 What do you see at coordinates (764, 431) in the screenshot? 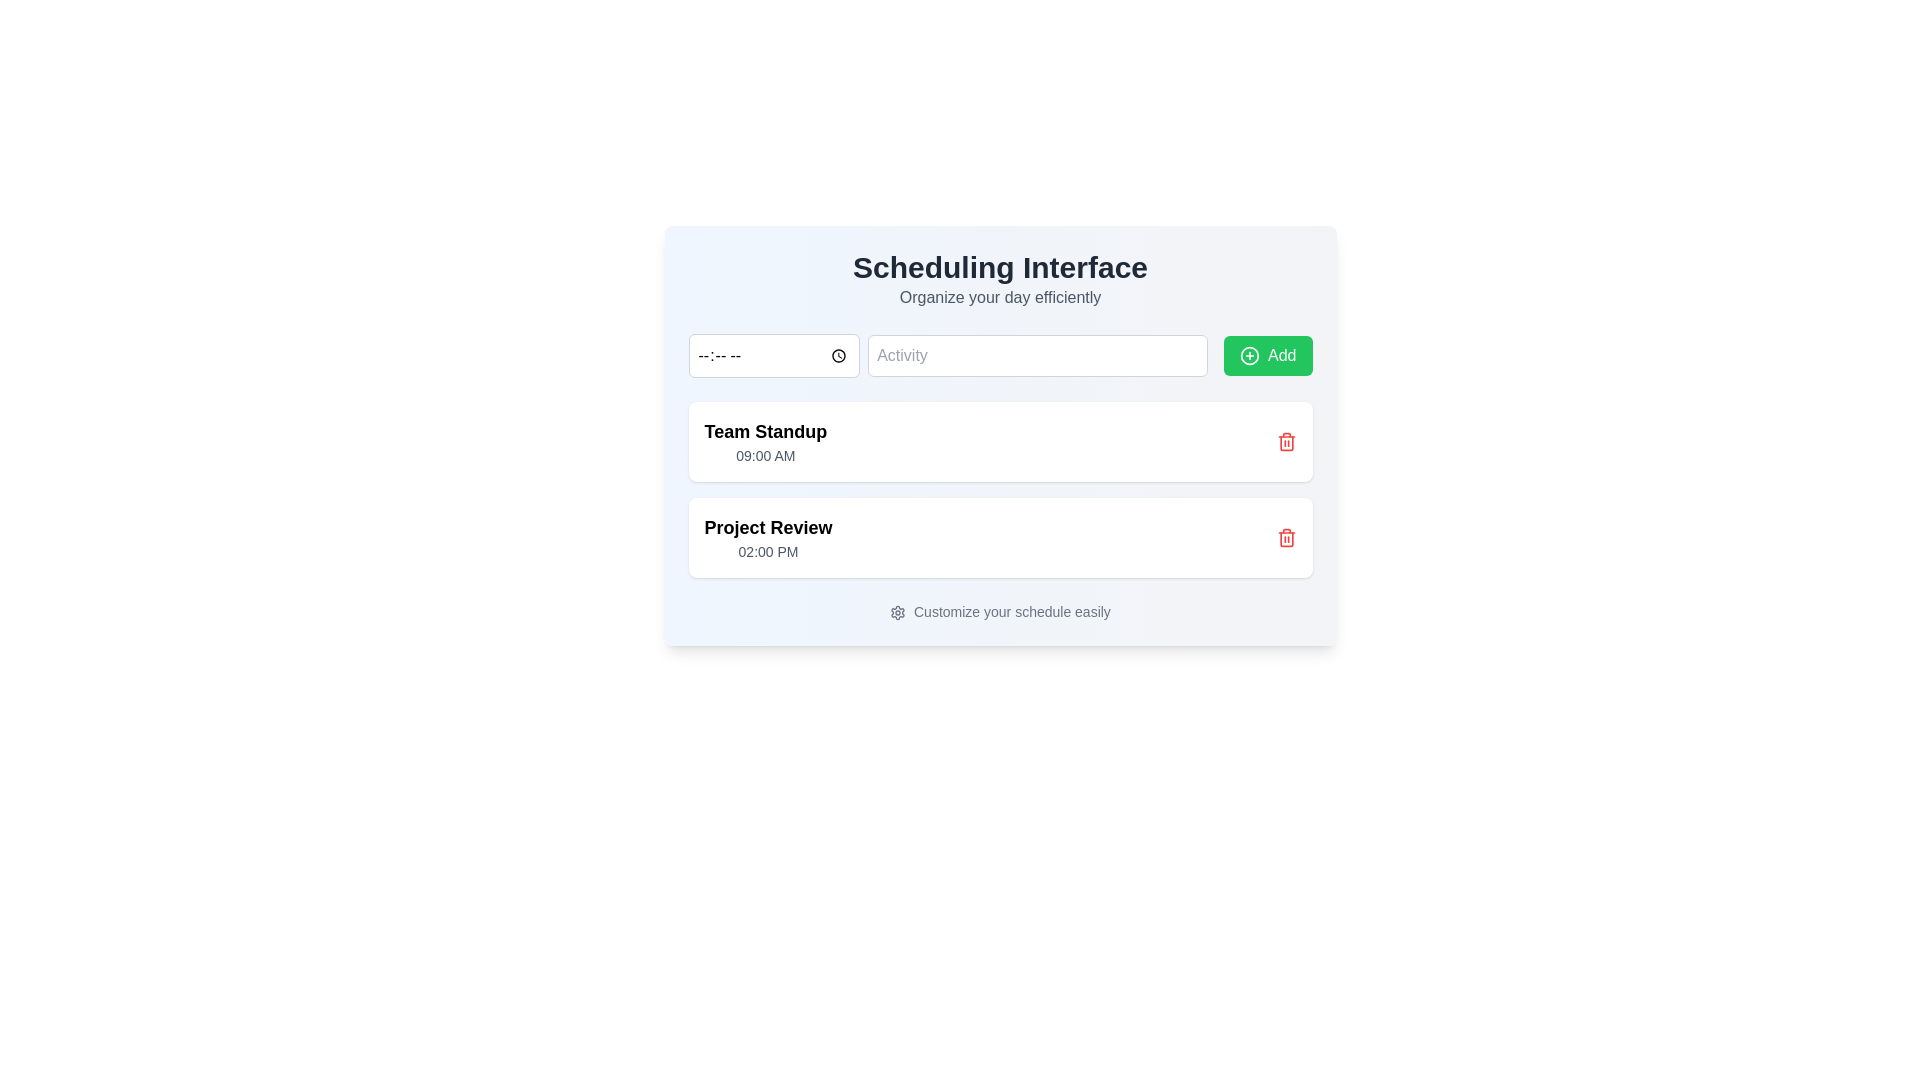
I see `the 'Team Standup' text label, which is styled with a bold, large-sized font and is positioned above the '09:00 AM' time indication, to possibly reveal additional information` at bounding box center [764, 431].